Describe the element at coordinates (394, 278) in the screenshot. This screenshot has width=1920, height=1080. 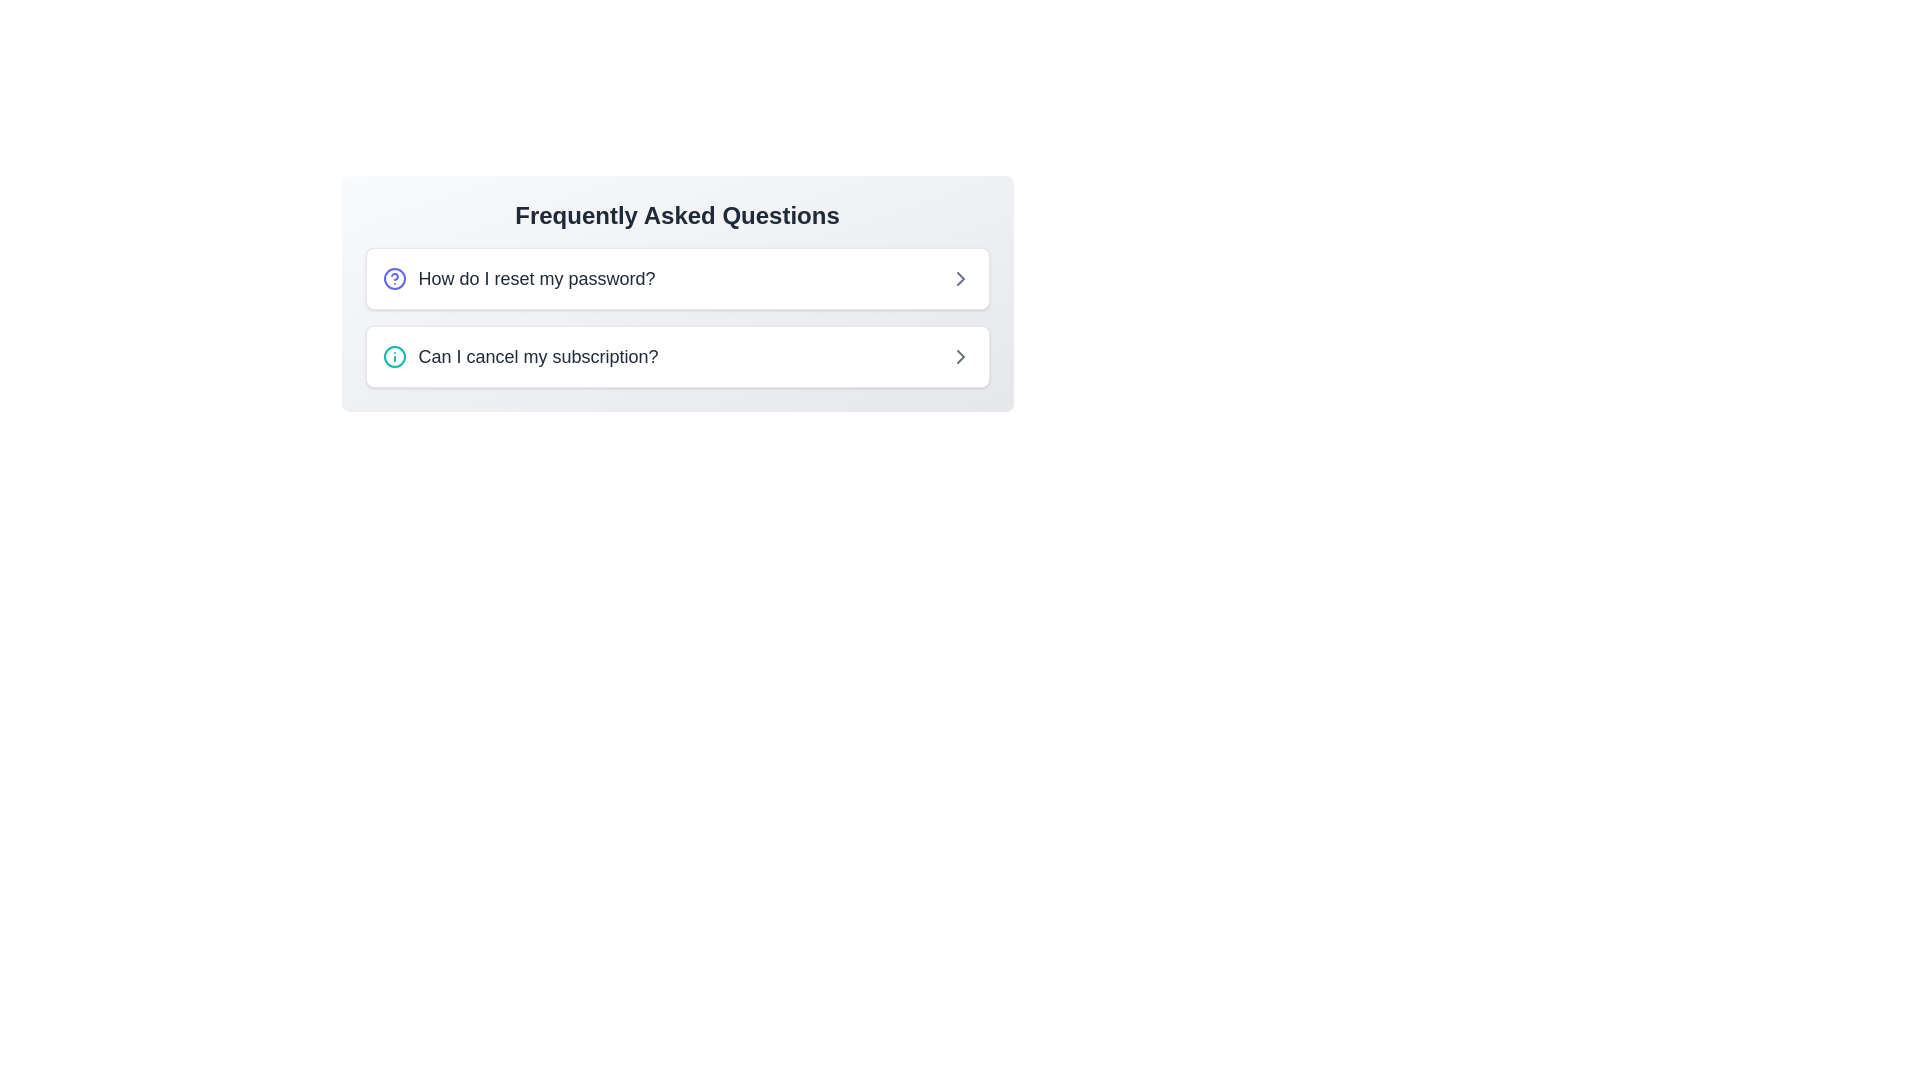
I see `the circular indigo icon with a question mark that precedes the 'How do I reset my password?' text in the frequently asked questions section` at that location.